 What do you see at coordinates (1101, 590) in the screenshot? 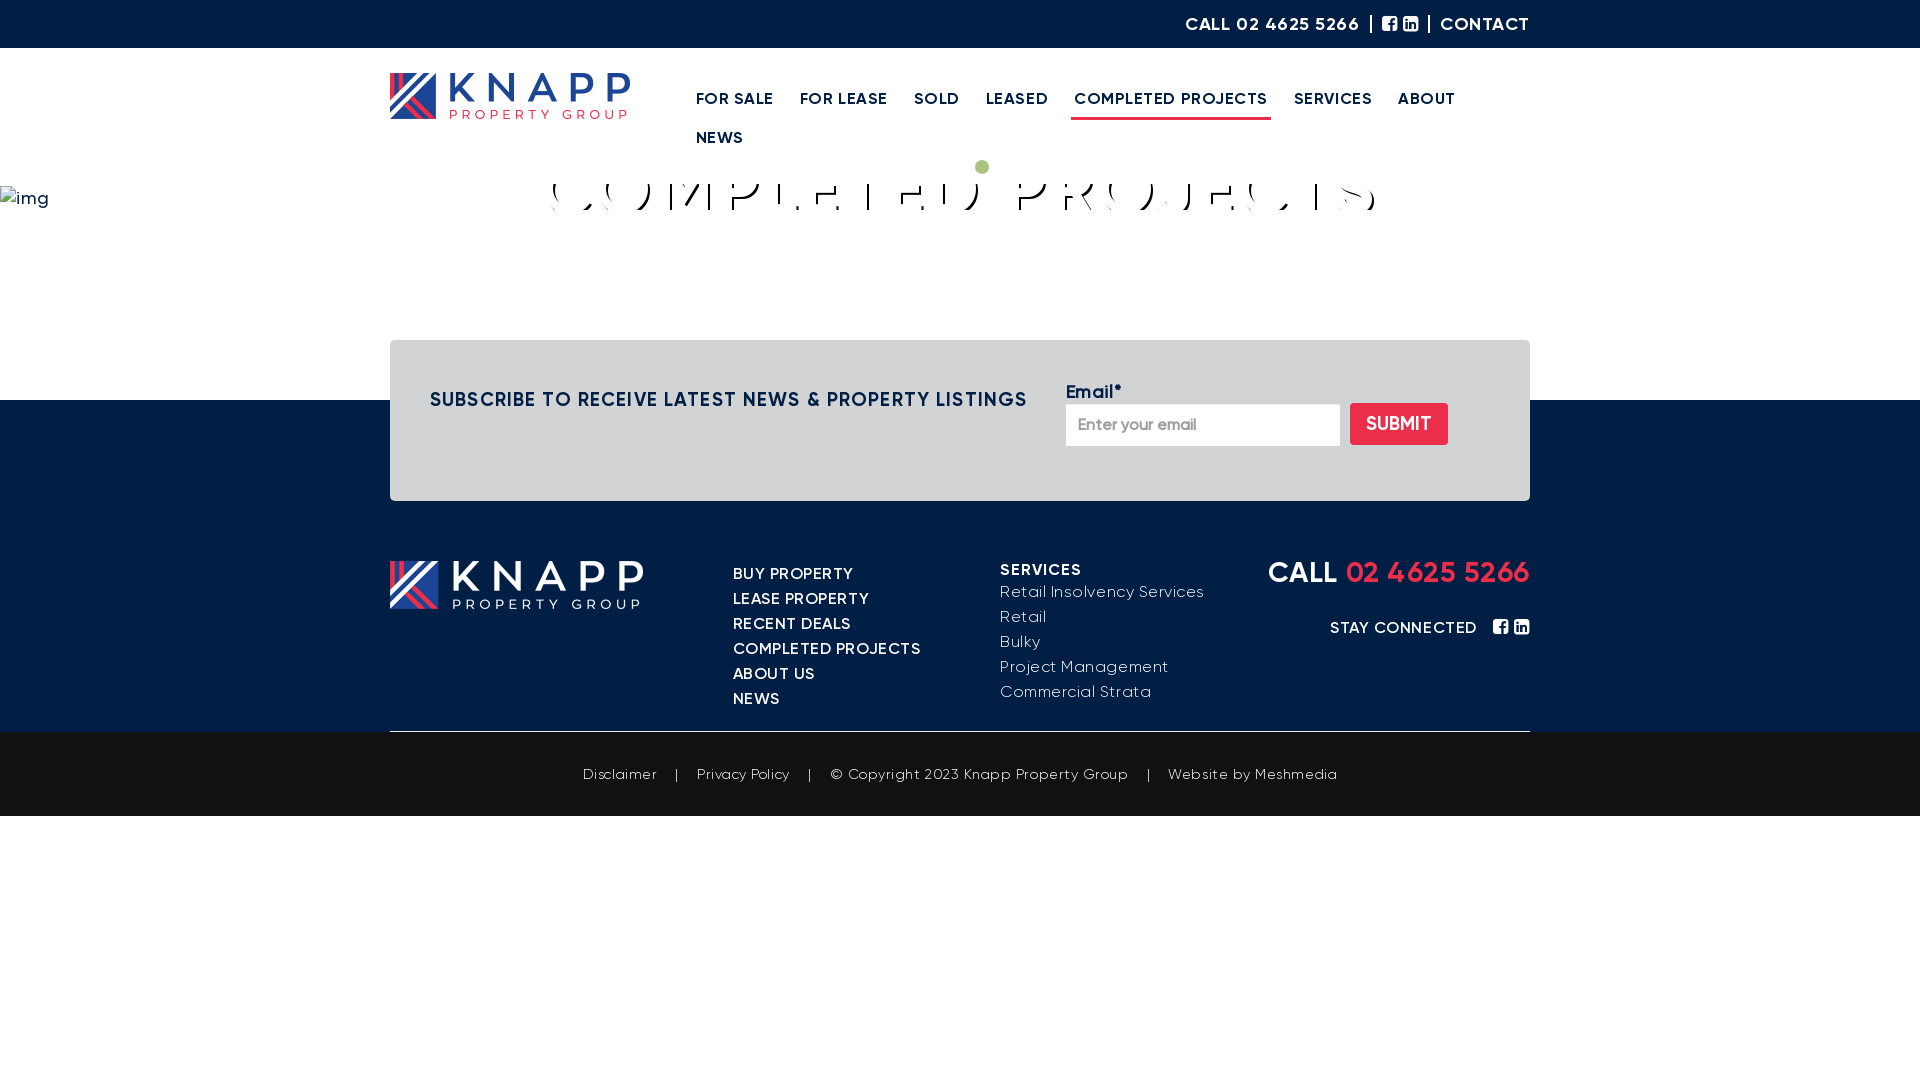
I see `'Retail Insolvency Services'` at bounding box center [1101, 590].